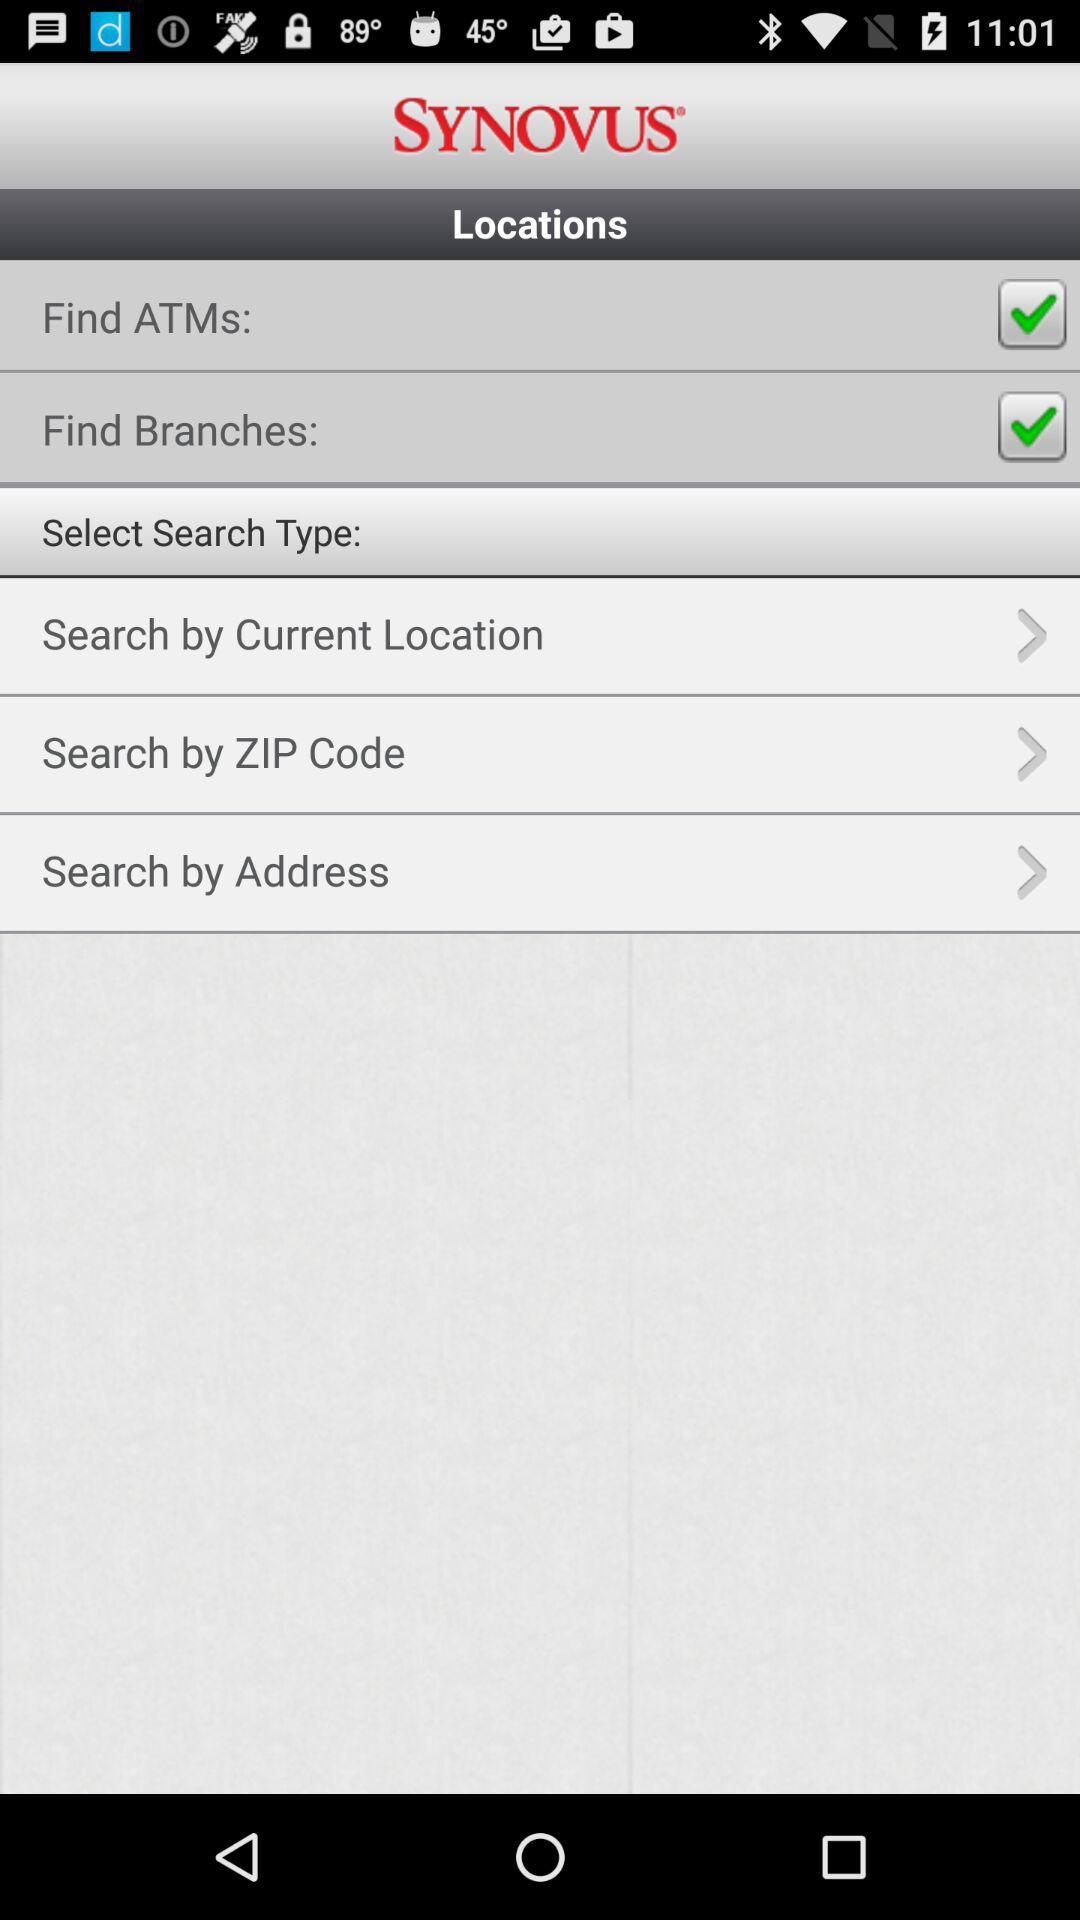 Image resolution: width=1080 pixels, height=1920 pixels. I want to click on the item to the right of find branches: icon, so click(1032, 426).